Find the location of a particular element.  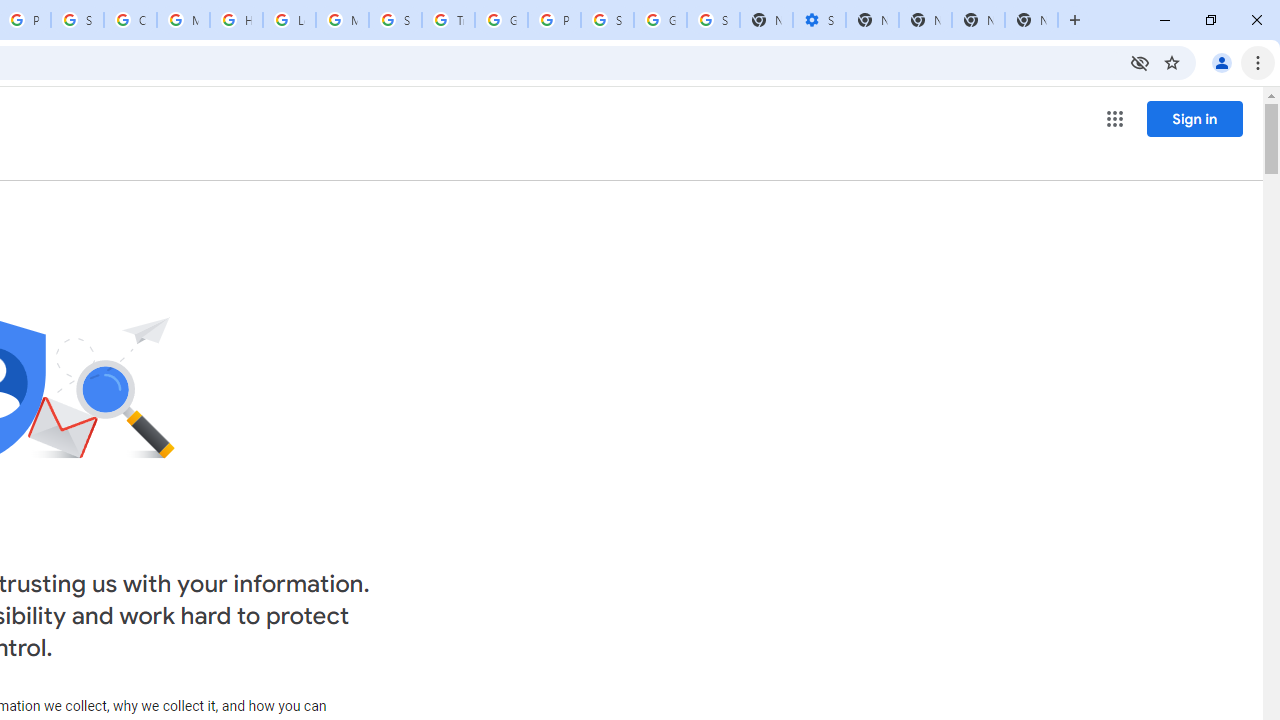

'Google Cybersecurity Innovations - Google Safety Center' is located at coordinates (660, 20).